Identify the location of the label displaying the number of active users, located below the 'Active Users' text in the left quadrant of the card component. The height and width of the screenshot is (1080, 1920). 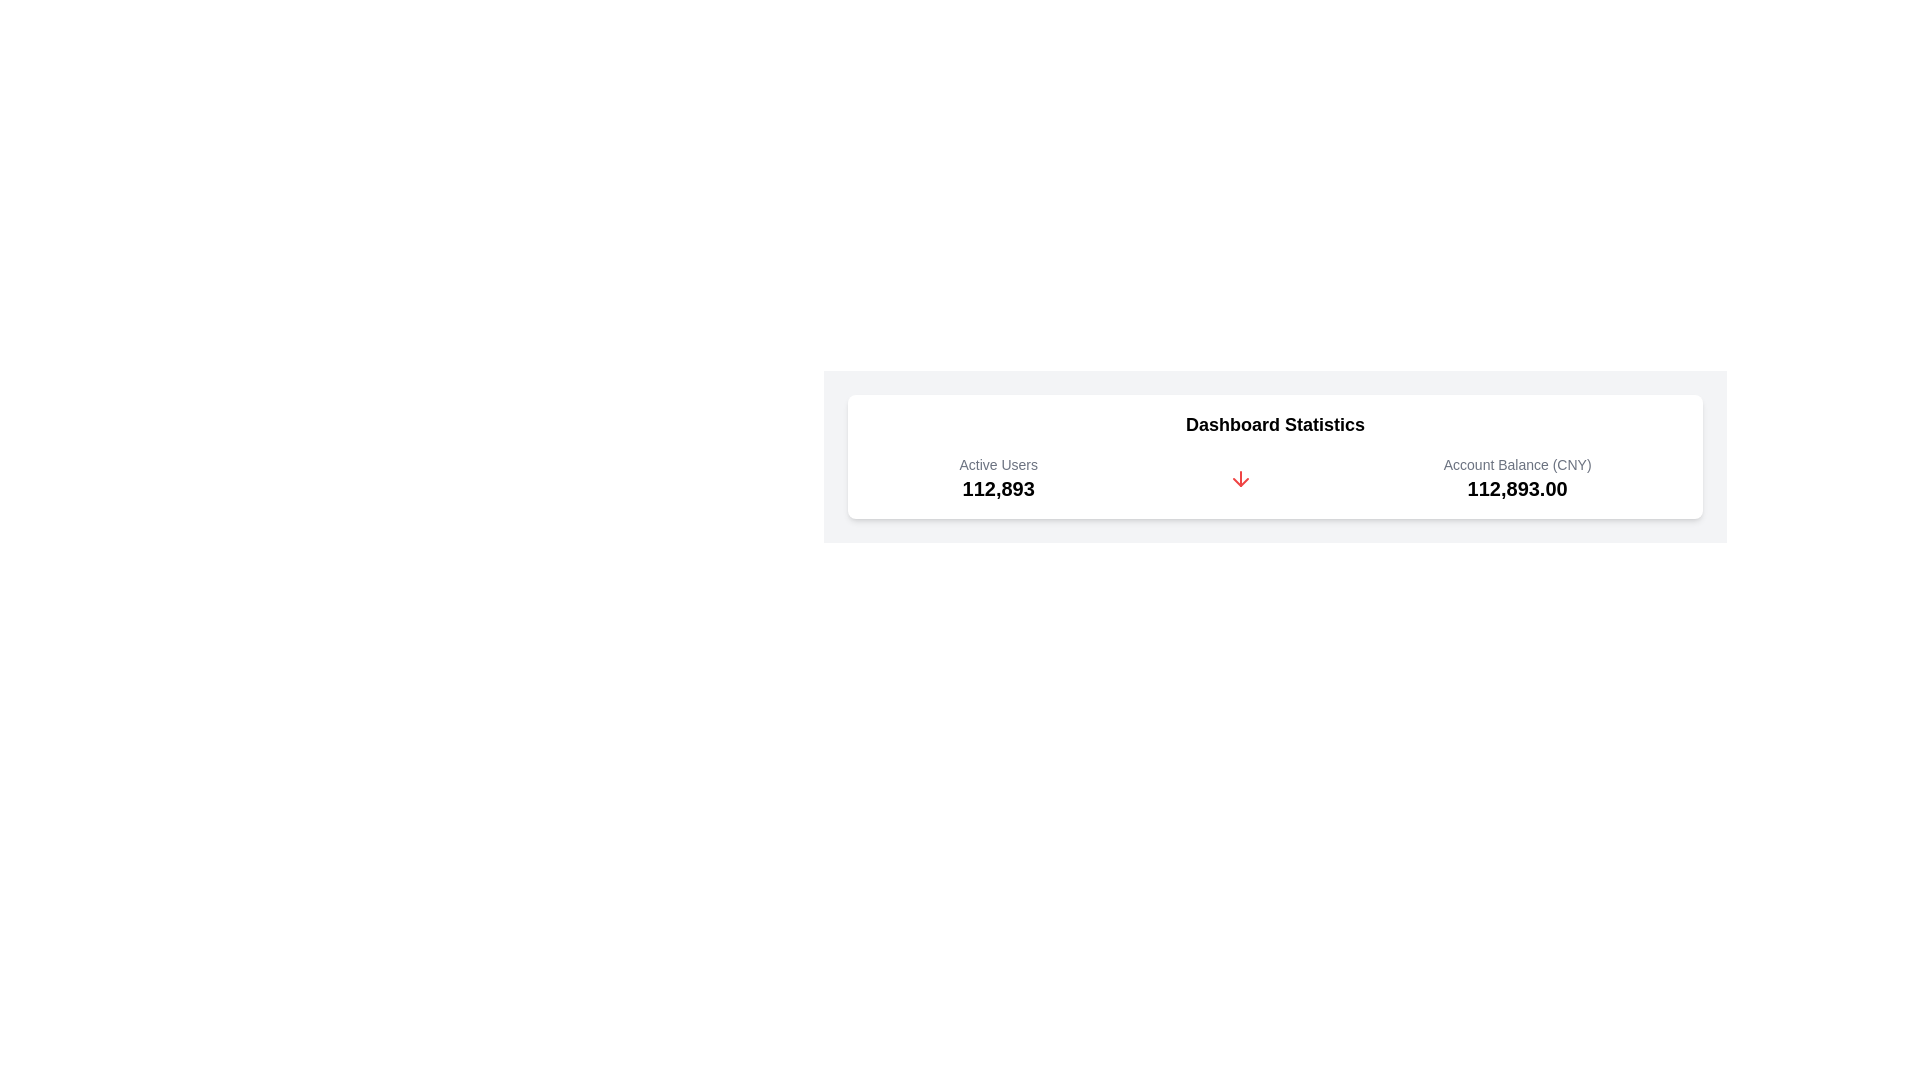
(998, 489).